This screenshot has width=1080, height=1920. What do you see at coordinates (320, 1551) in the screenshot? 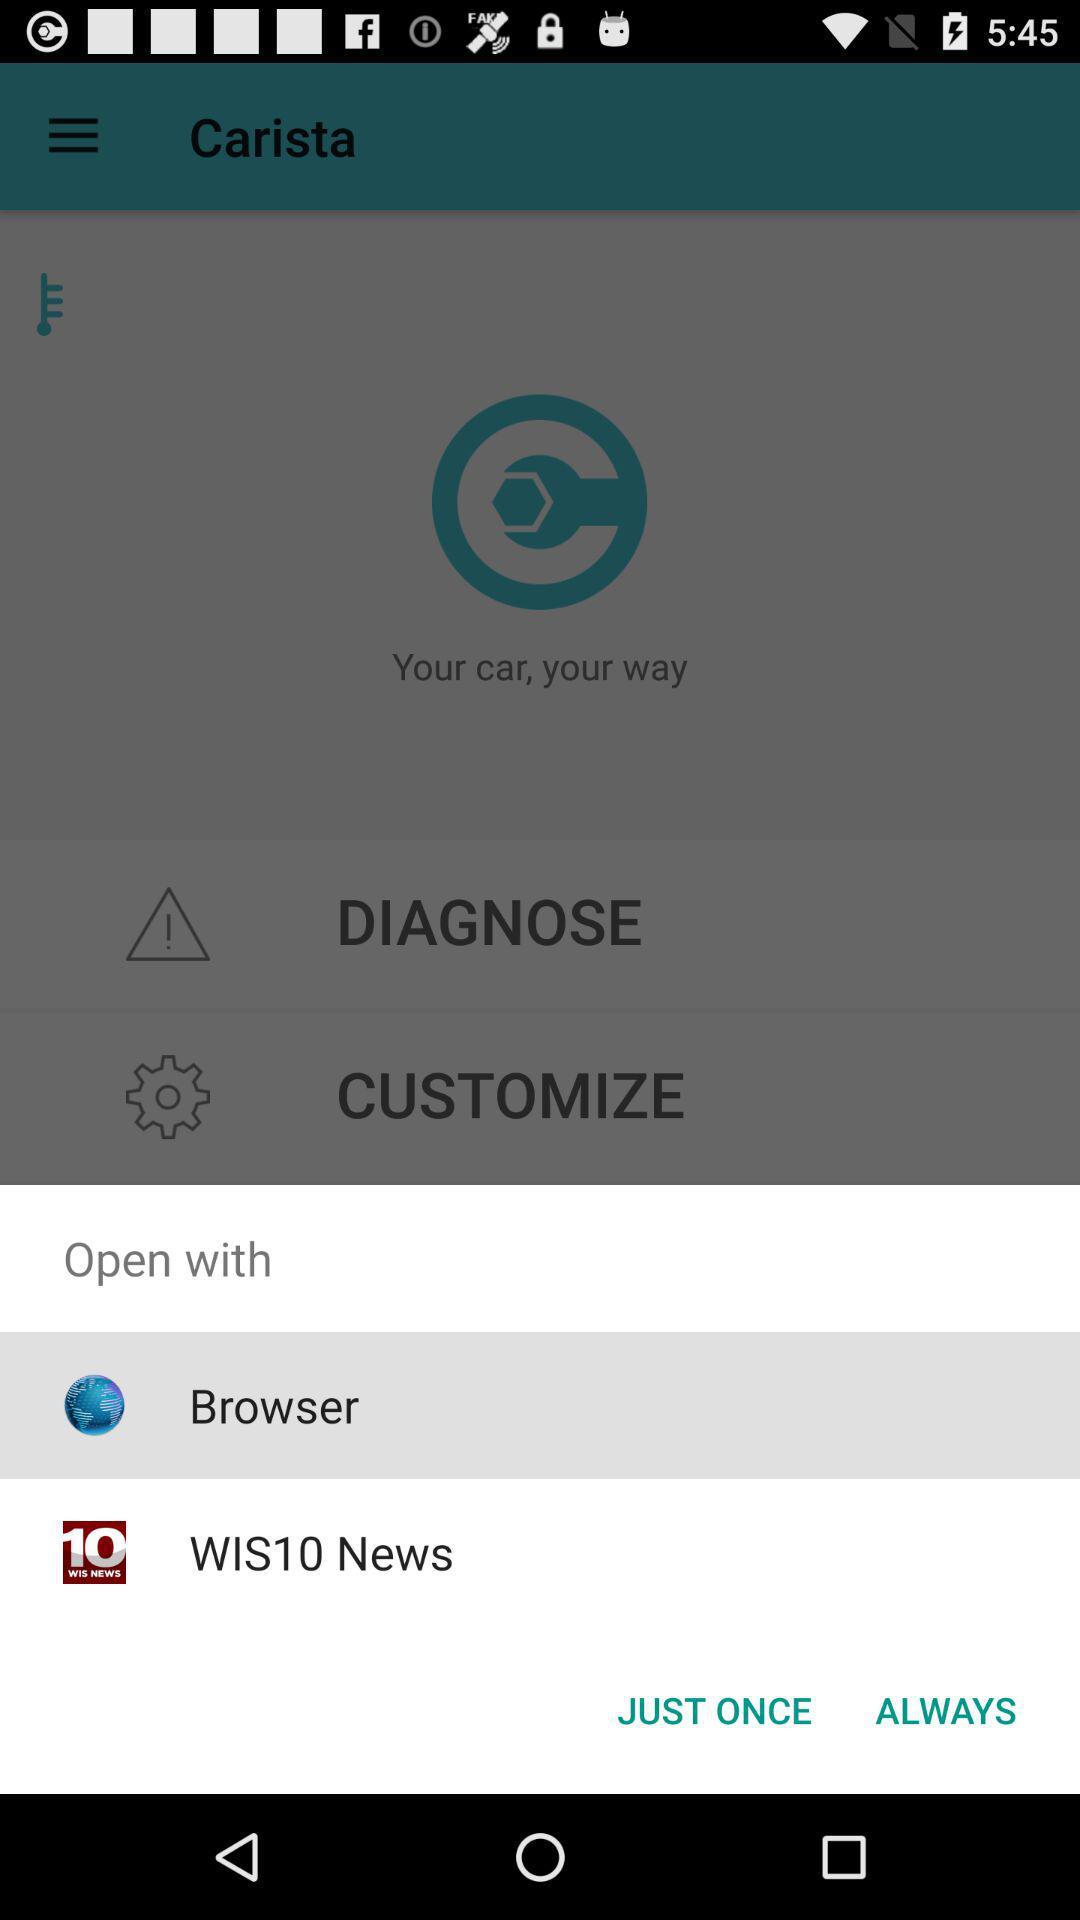
I see `the icon below browser app` at bounding box center [320, 1551].